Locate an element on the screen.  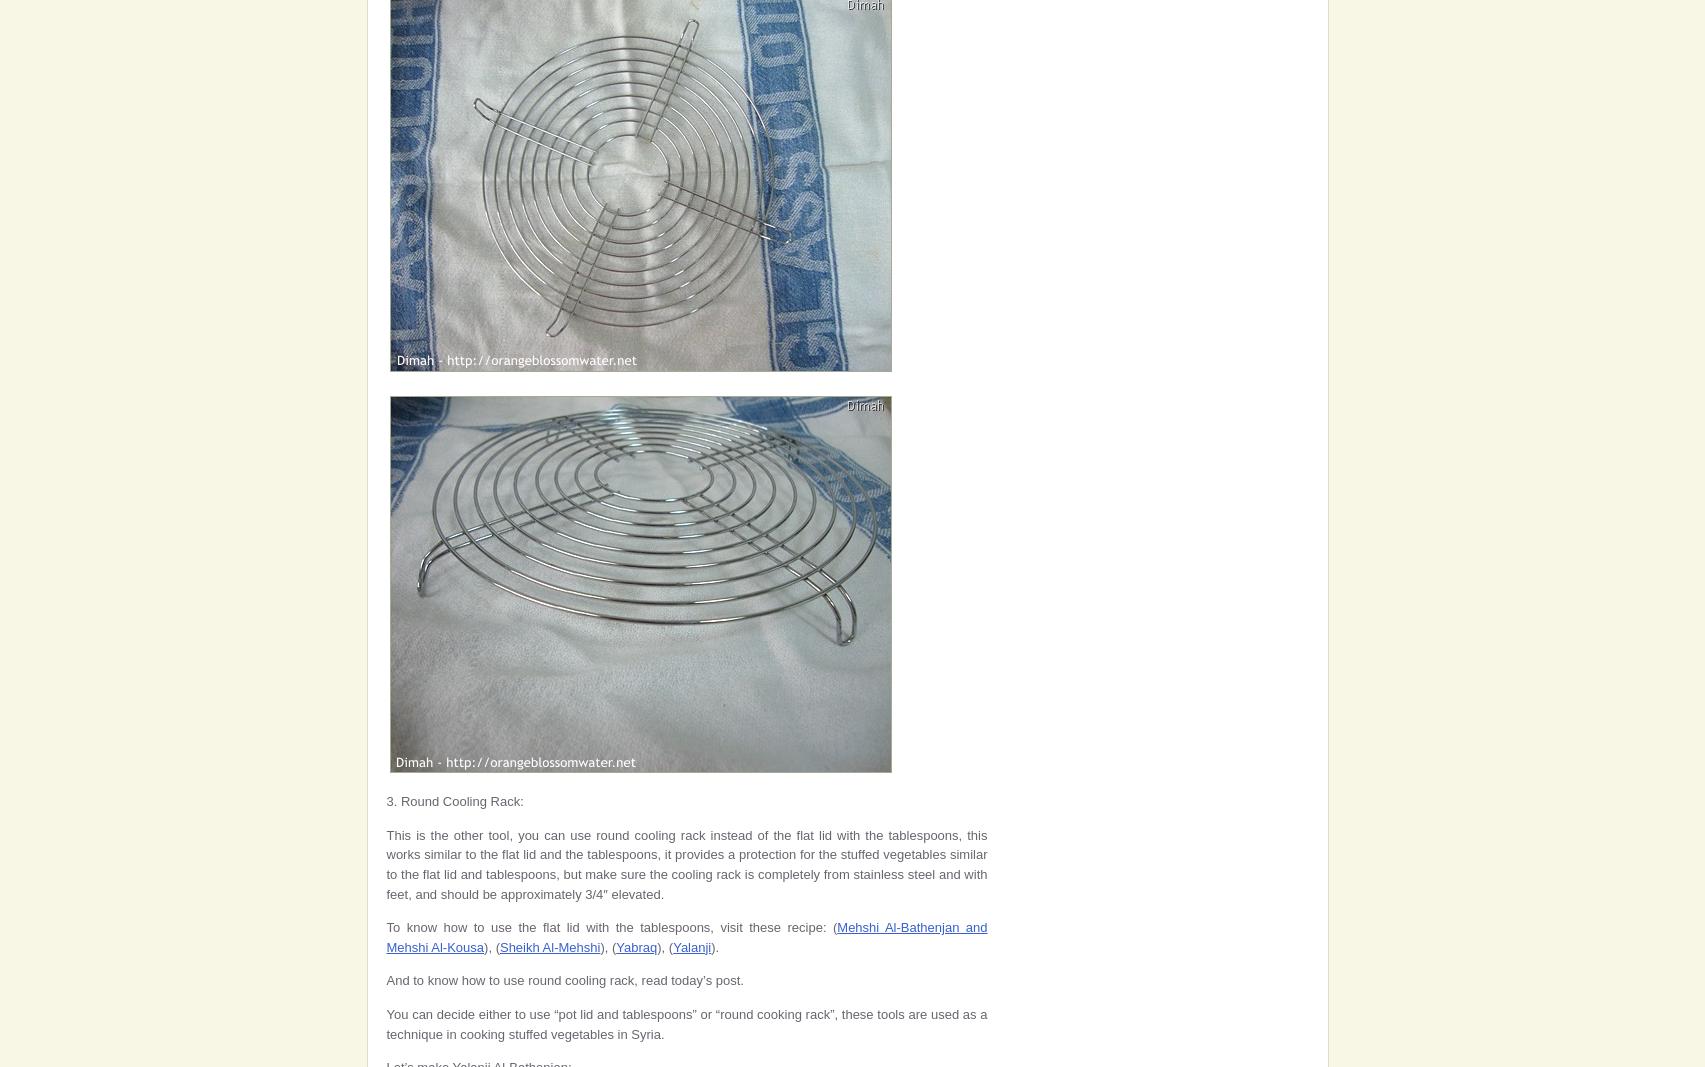
'You can decide either to use “pot lid and tablespoons” or “round cooking rack”, these tools are used as a technique in cooking stuffed vegetables in Syria.' is located at coordinates (385, 1023).